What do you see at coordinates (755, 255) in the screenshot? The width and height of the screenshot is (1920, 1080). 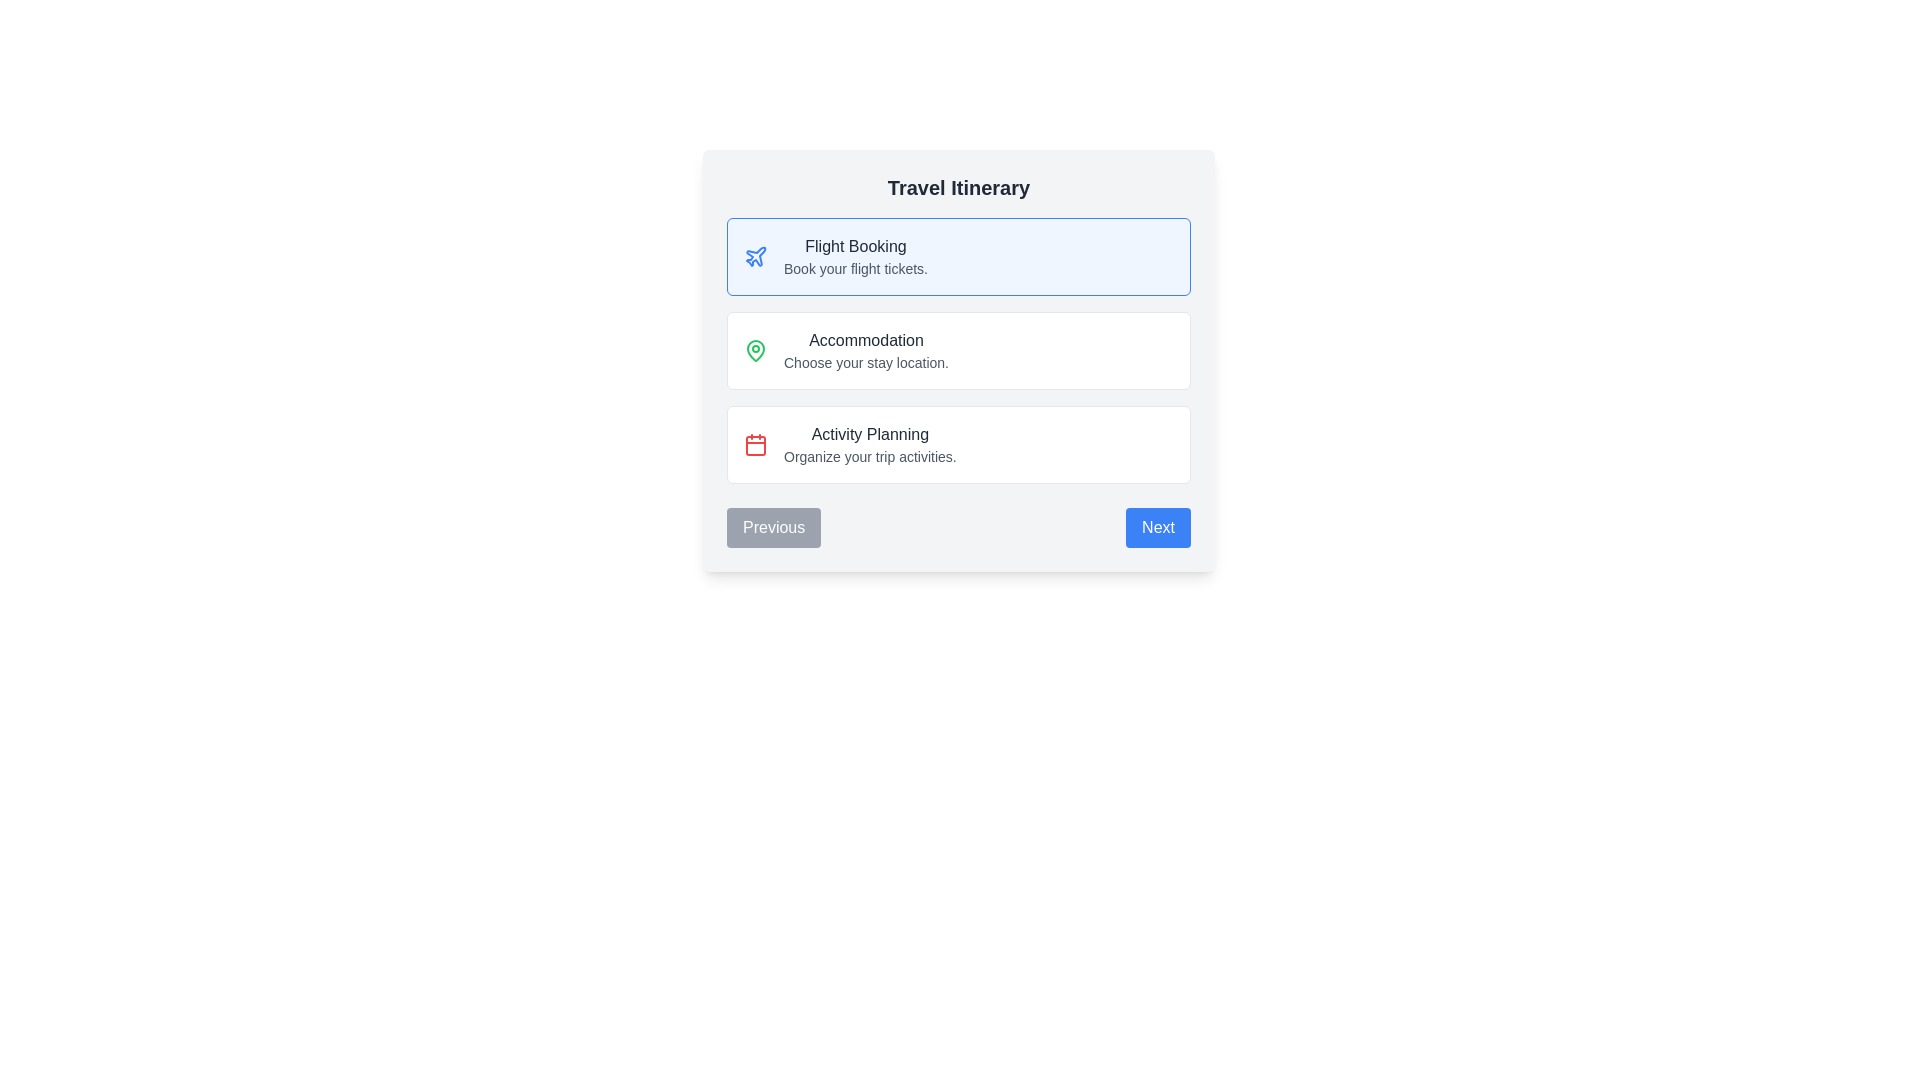 I see `the blue stroke airplane icon located in the top left corner of the 'Flight Booking' section` at bounding box center [755, 255].